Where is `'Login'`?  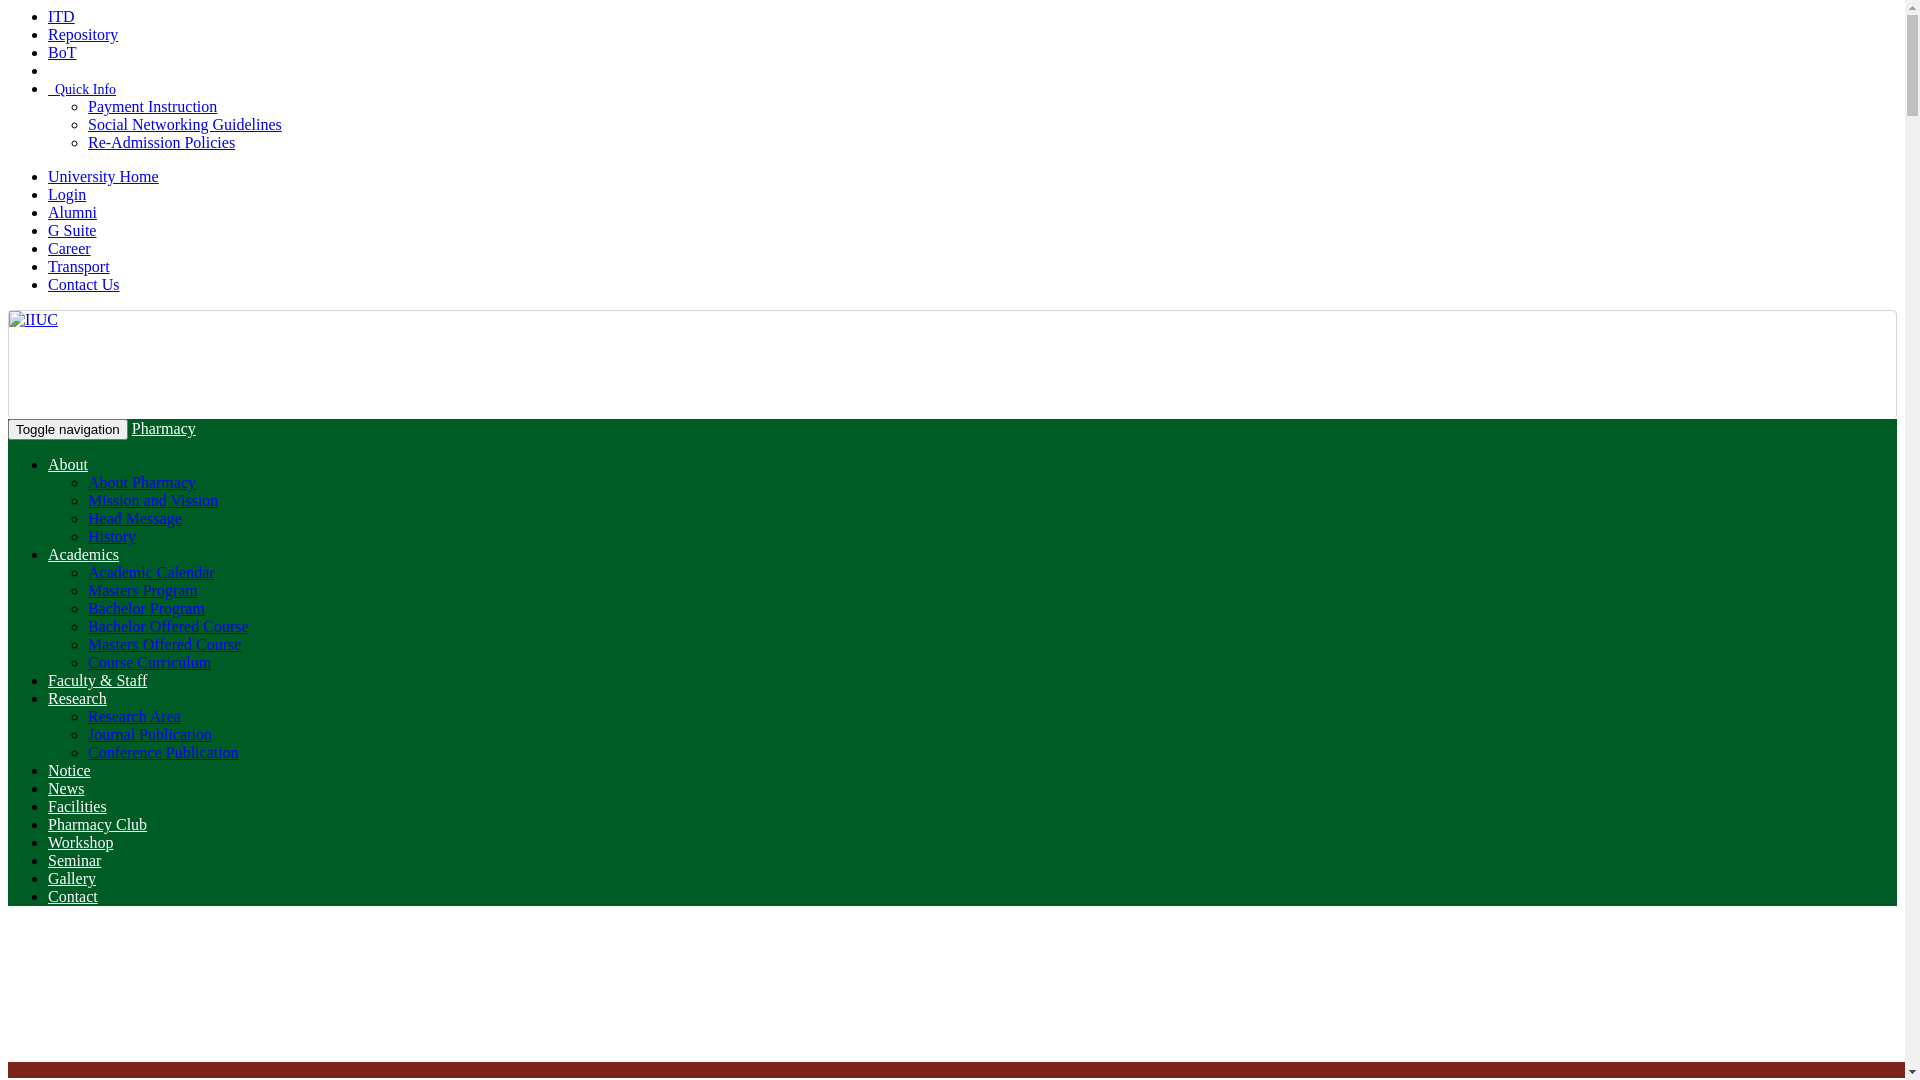
'Login' is located at coordinates (67, 194).